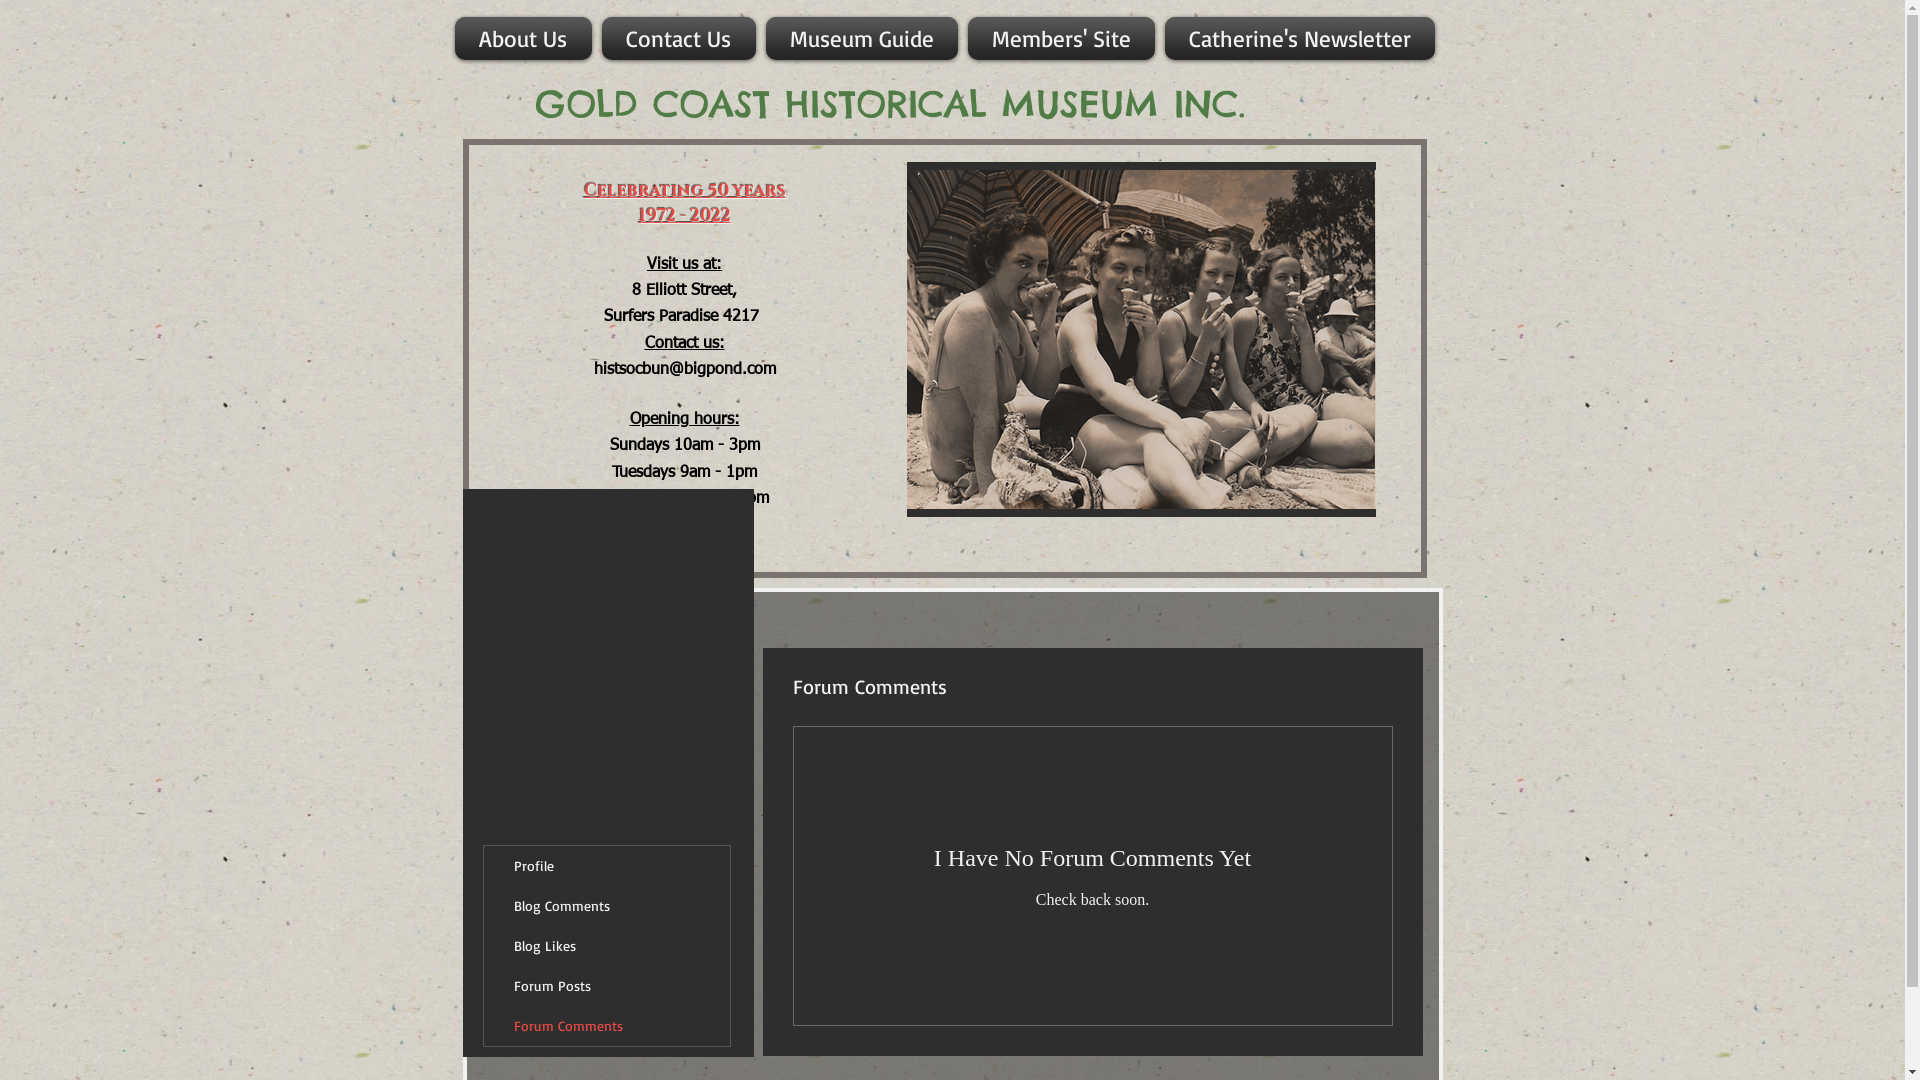  Describe the element at coordinates (605, 945) in the screenshot. I see `'Blog Likes'` at that location.